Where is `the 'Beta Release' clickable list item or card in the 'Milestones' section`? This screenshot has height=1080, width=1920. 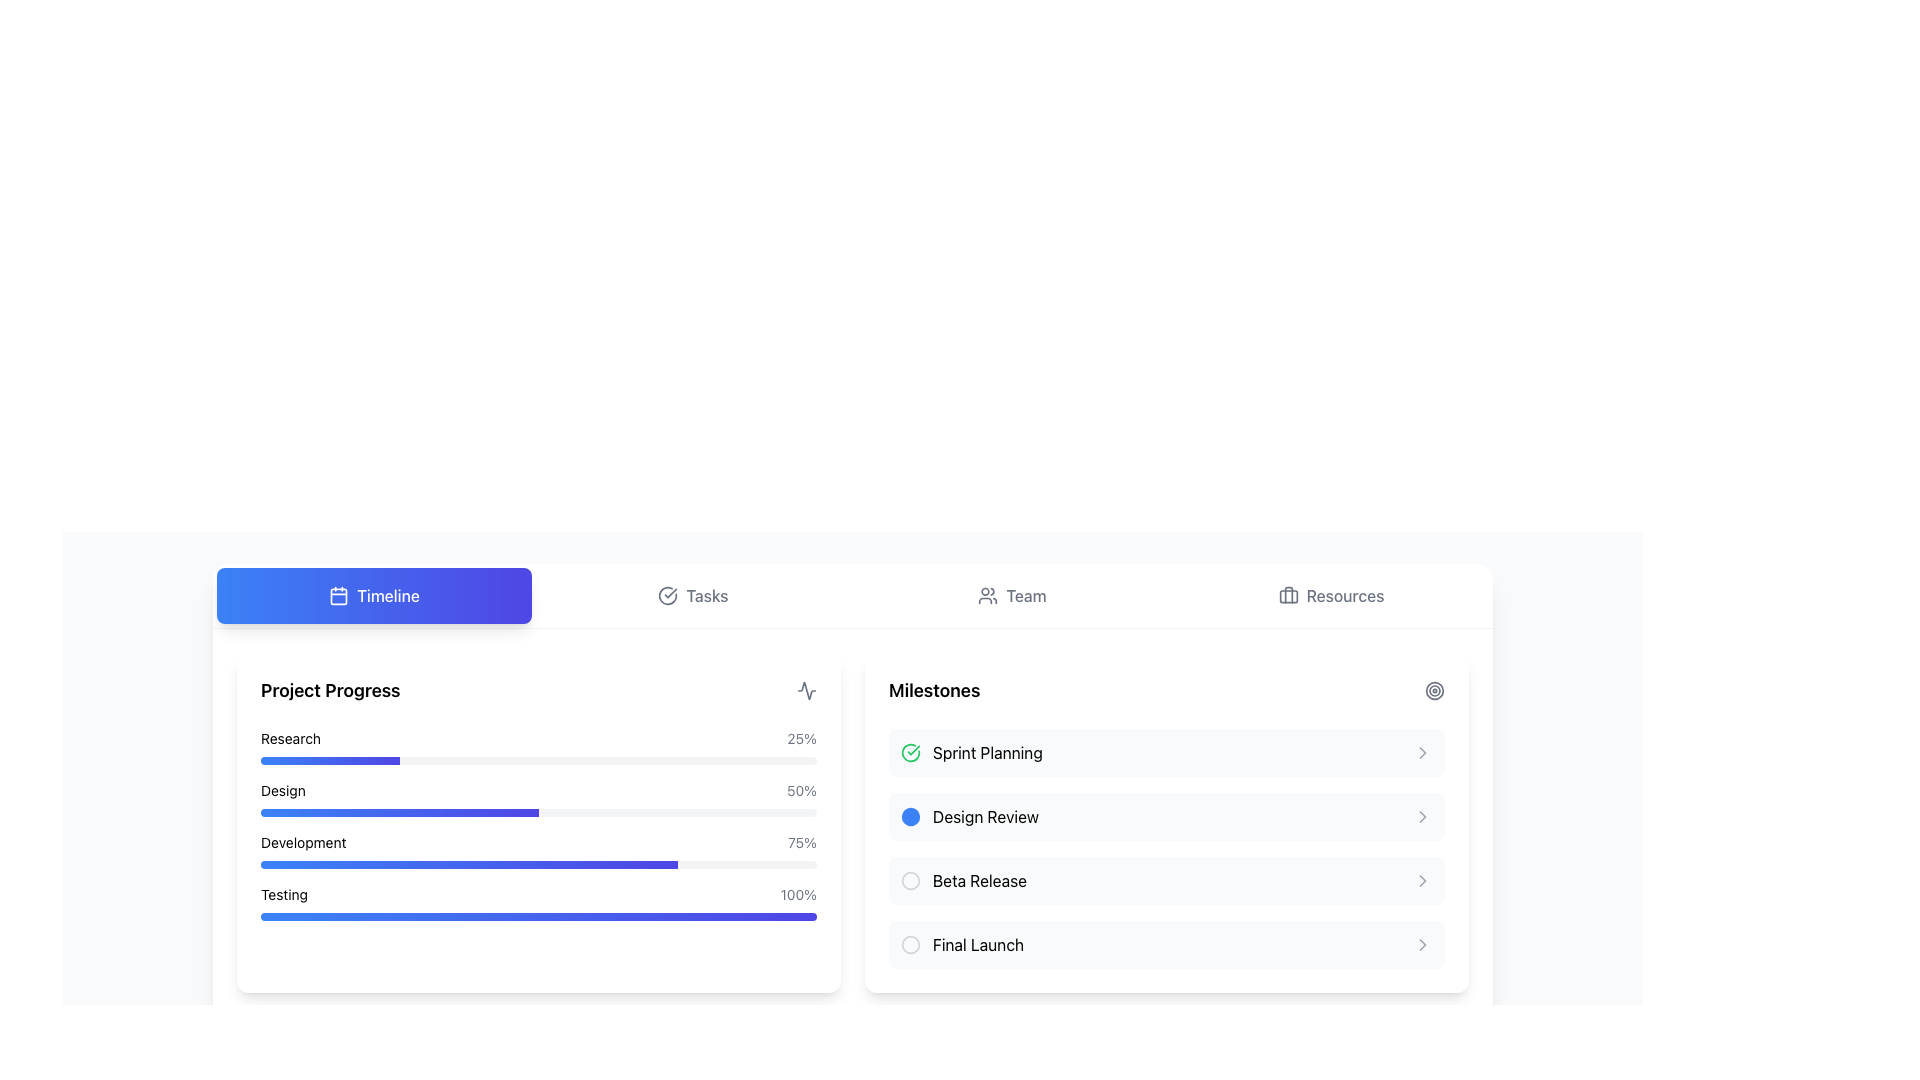
the 'Beta Release' clickable list item or card in the 'Milestones' section is located at coordinates (1166, 879).